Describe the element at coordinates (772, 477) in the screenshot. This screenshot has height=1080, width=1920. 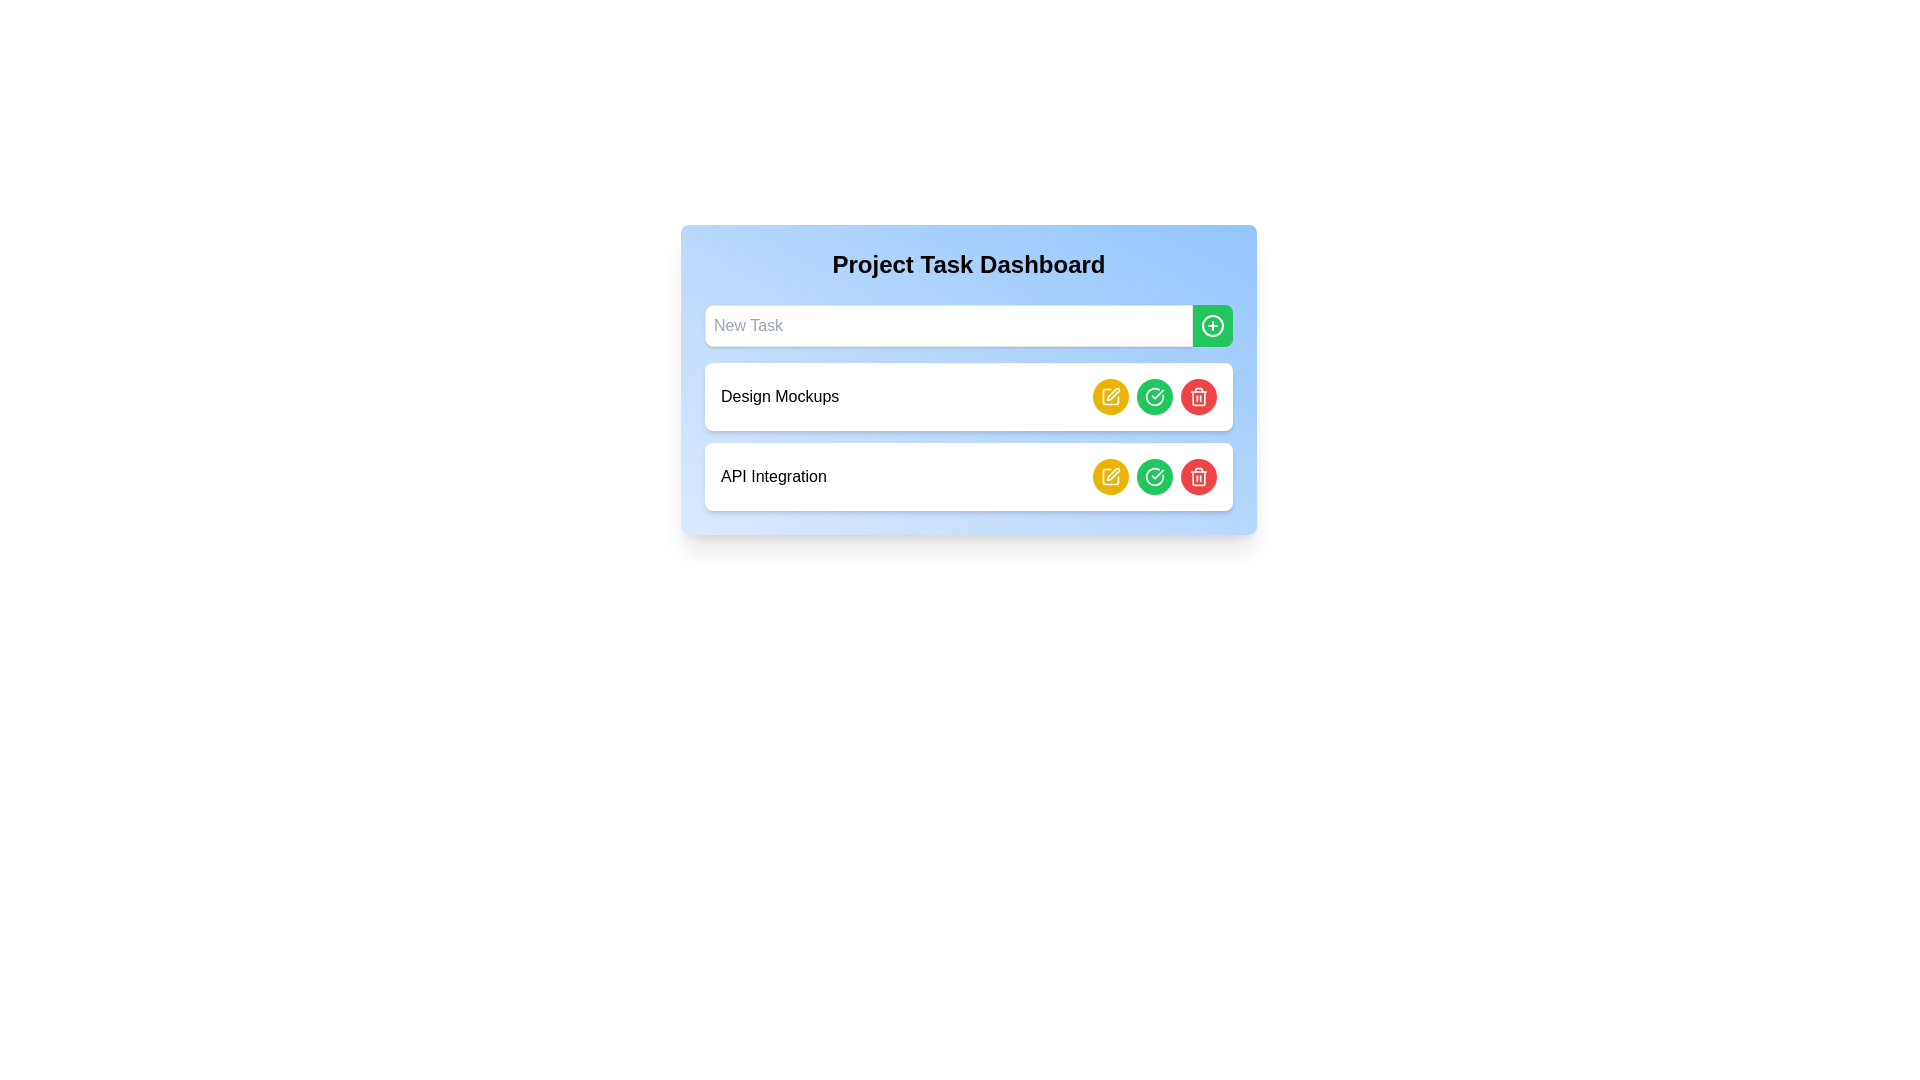
I see `the text label representing the second task entry in the vertical list of tasks within the task management interface` at that location.